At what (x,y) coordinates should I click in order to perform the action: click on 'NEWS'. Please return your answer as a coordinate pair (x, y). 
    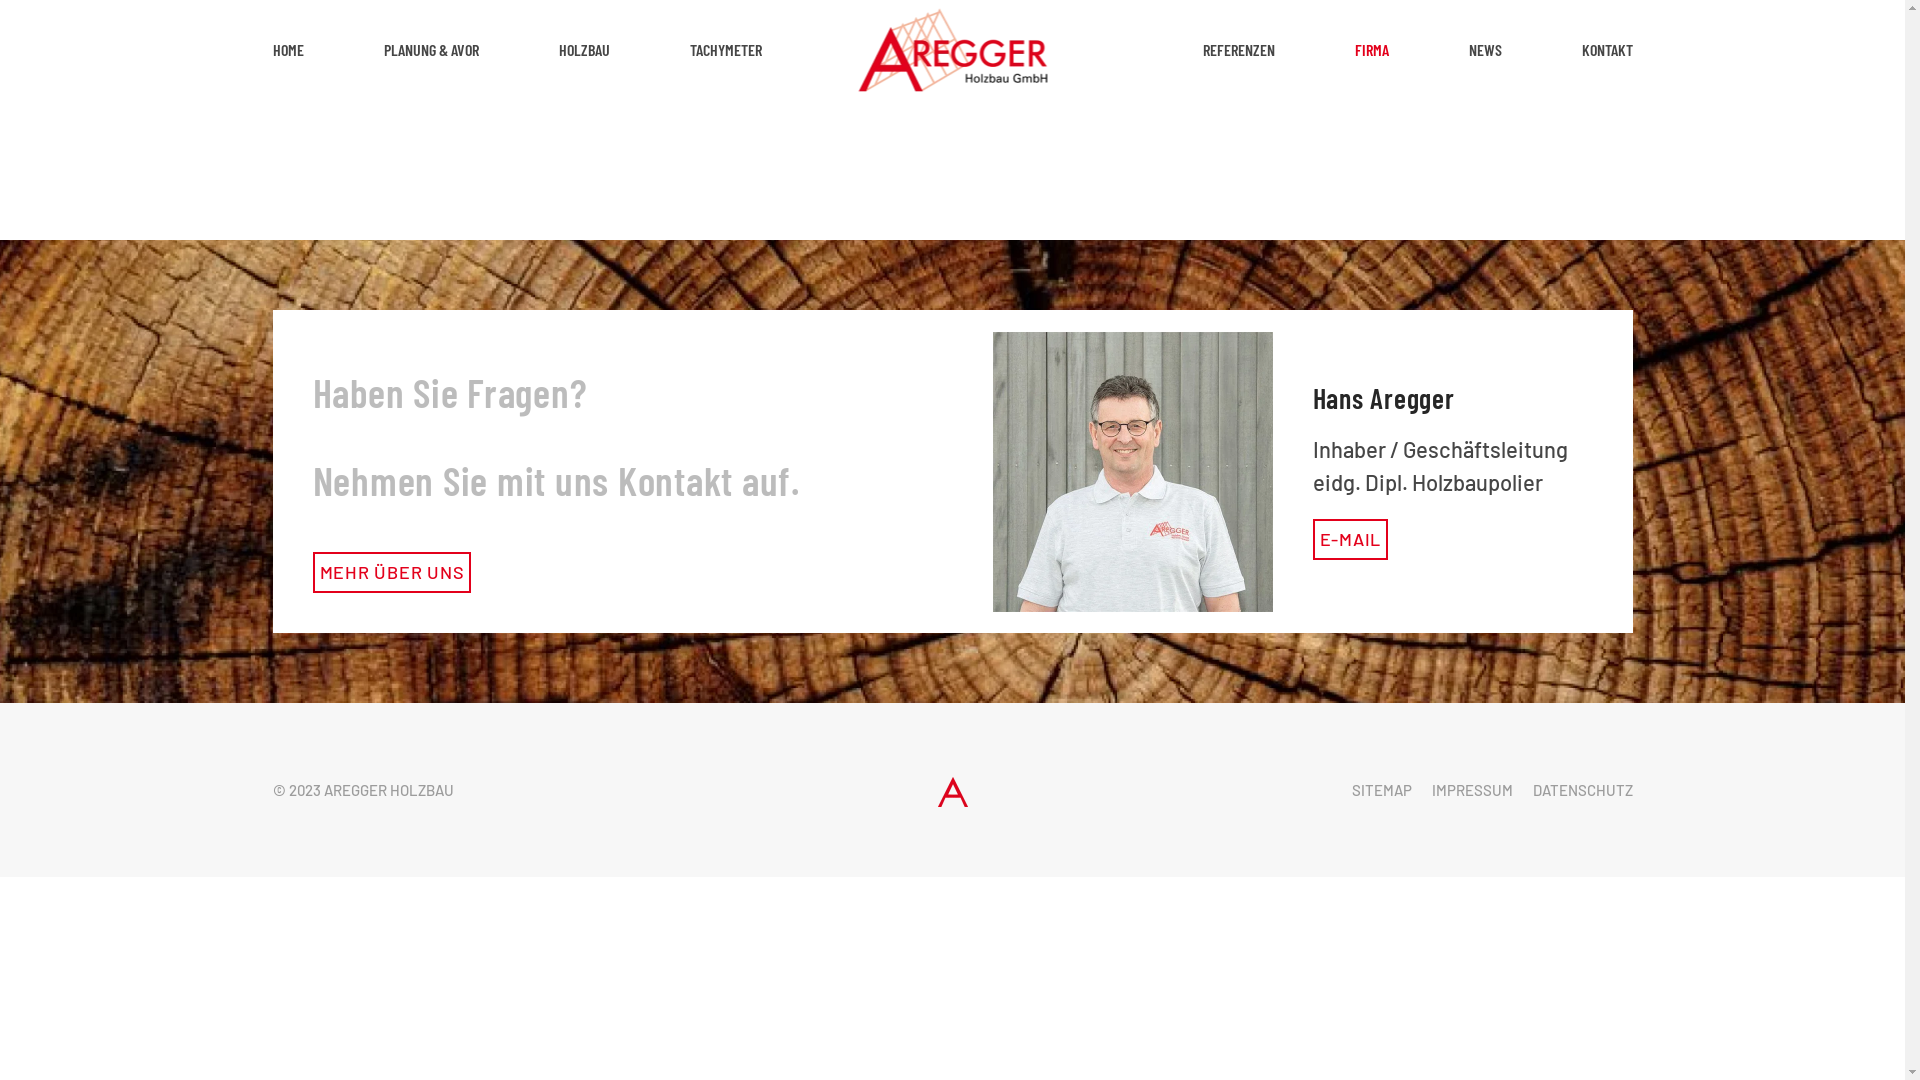
    Looking at the image, I should click on (1484, 49).